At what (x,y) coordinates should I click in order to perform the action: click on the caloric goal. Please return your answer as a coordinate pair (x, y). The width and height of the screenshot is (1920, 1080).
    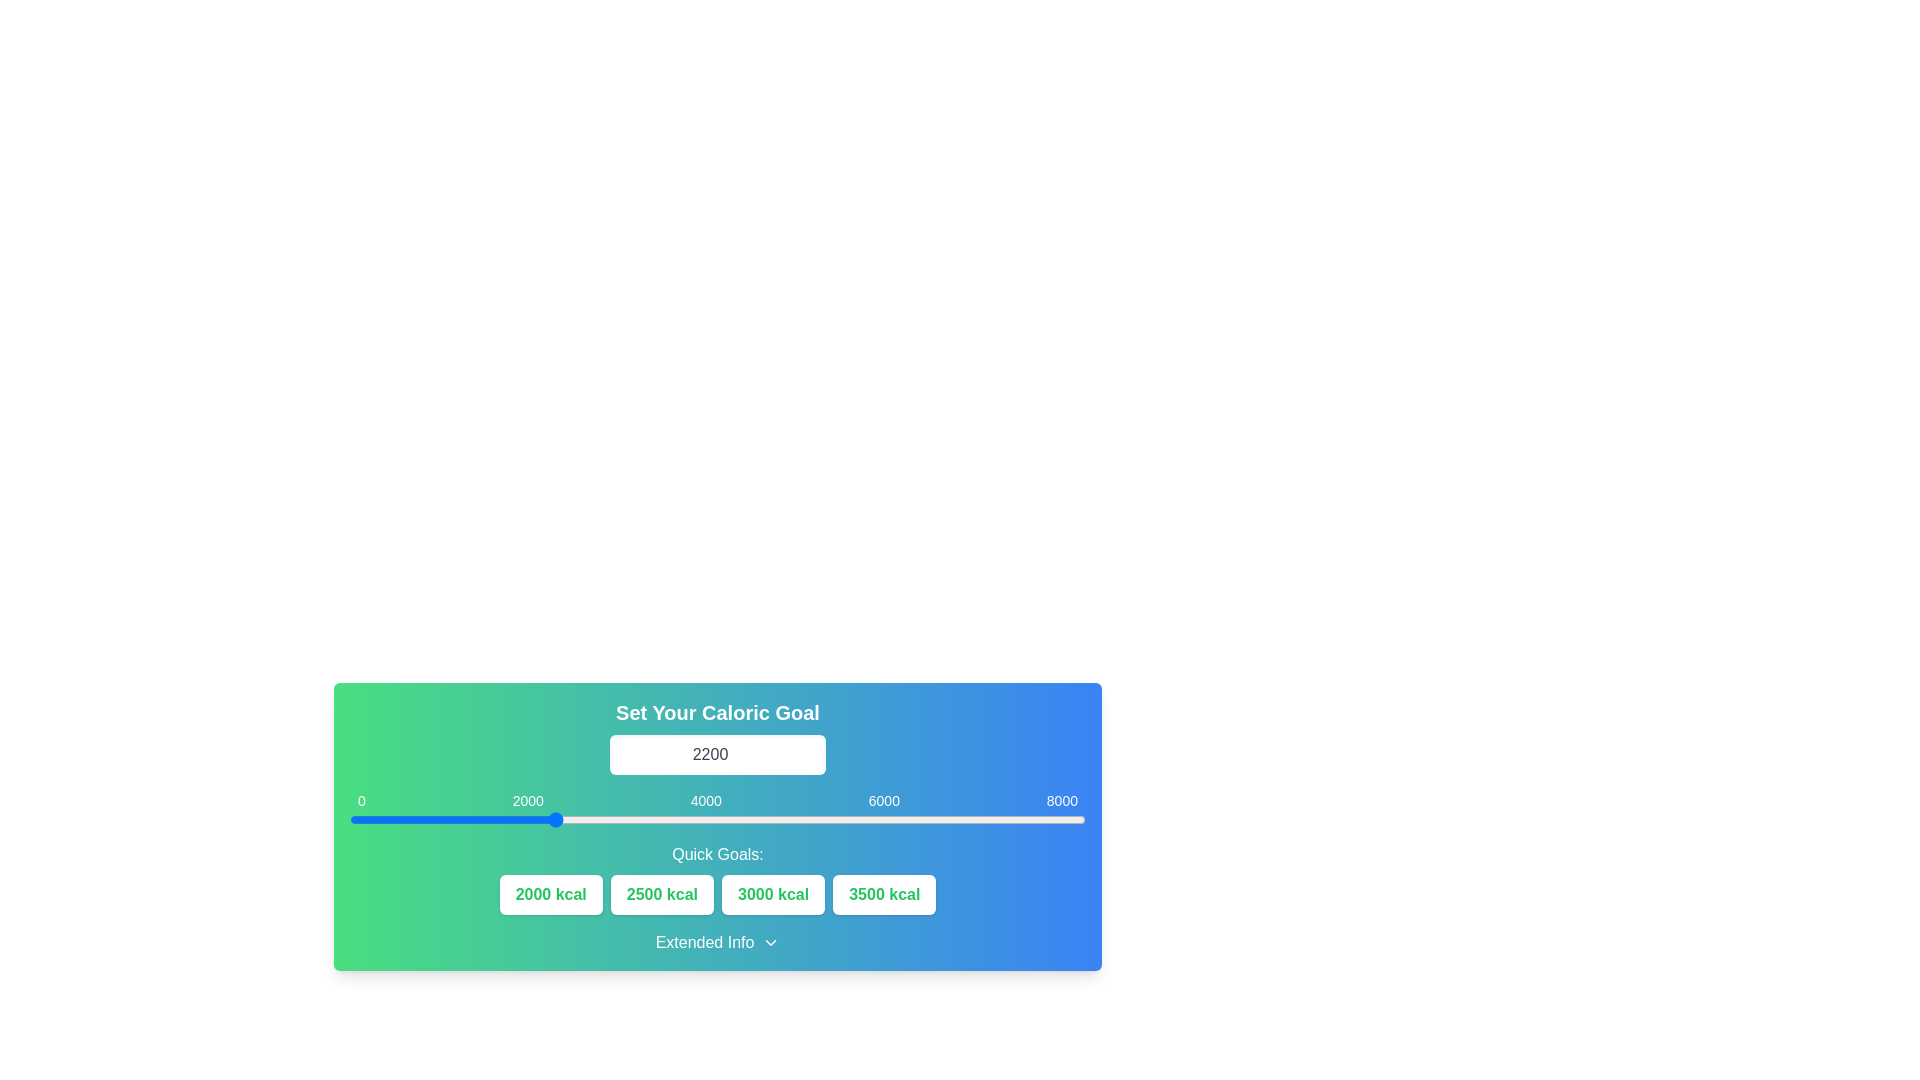
    Looking at the image, I should click on (391, 820).